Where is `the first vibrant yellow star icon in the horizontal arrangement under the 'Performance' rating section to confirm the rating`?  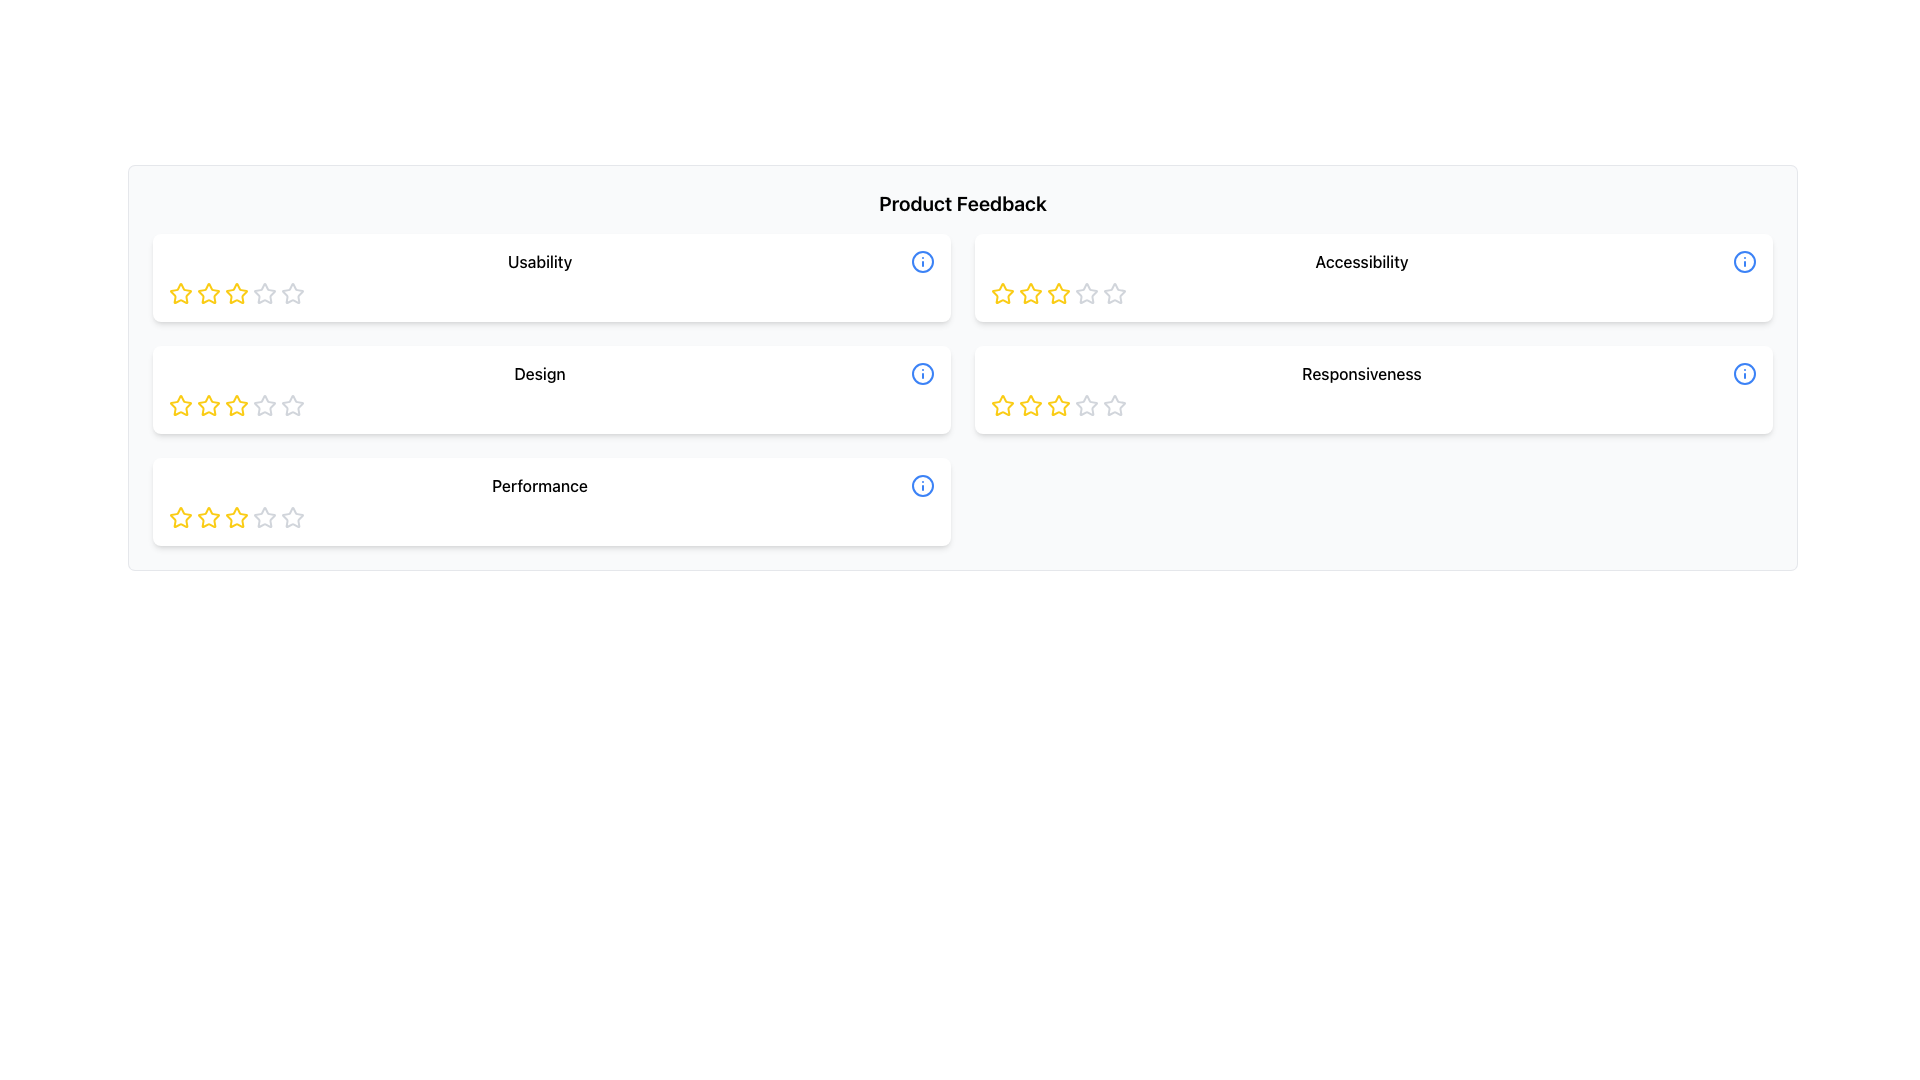
the first vibrant yellow star icon in the horizontal arrangement under the 'Performance' rating section to confirm the rating is located at coordinates (181, 516).